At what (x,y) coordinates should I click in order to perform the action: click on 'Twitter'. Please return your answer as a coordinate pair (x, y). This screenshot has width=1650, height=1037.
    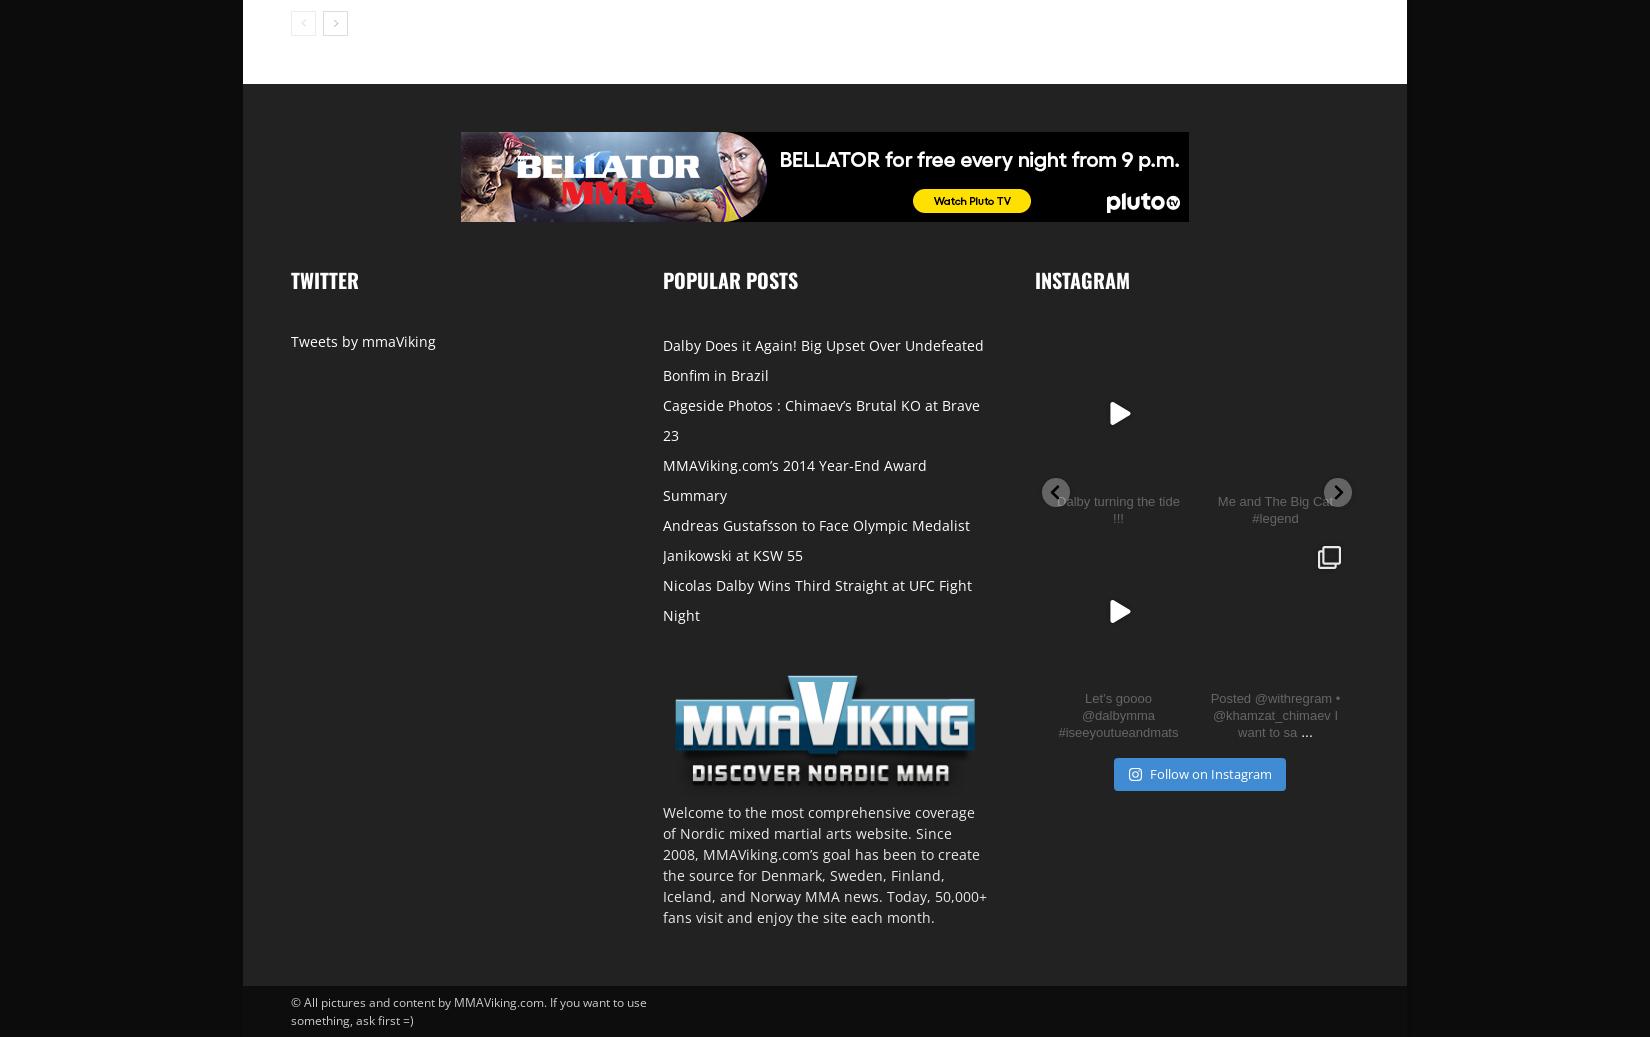
    Looking at the image, I should click on (325, 277).